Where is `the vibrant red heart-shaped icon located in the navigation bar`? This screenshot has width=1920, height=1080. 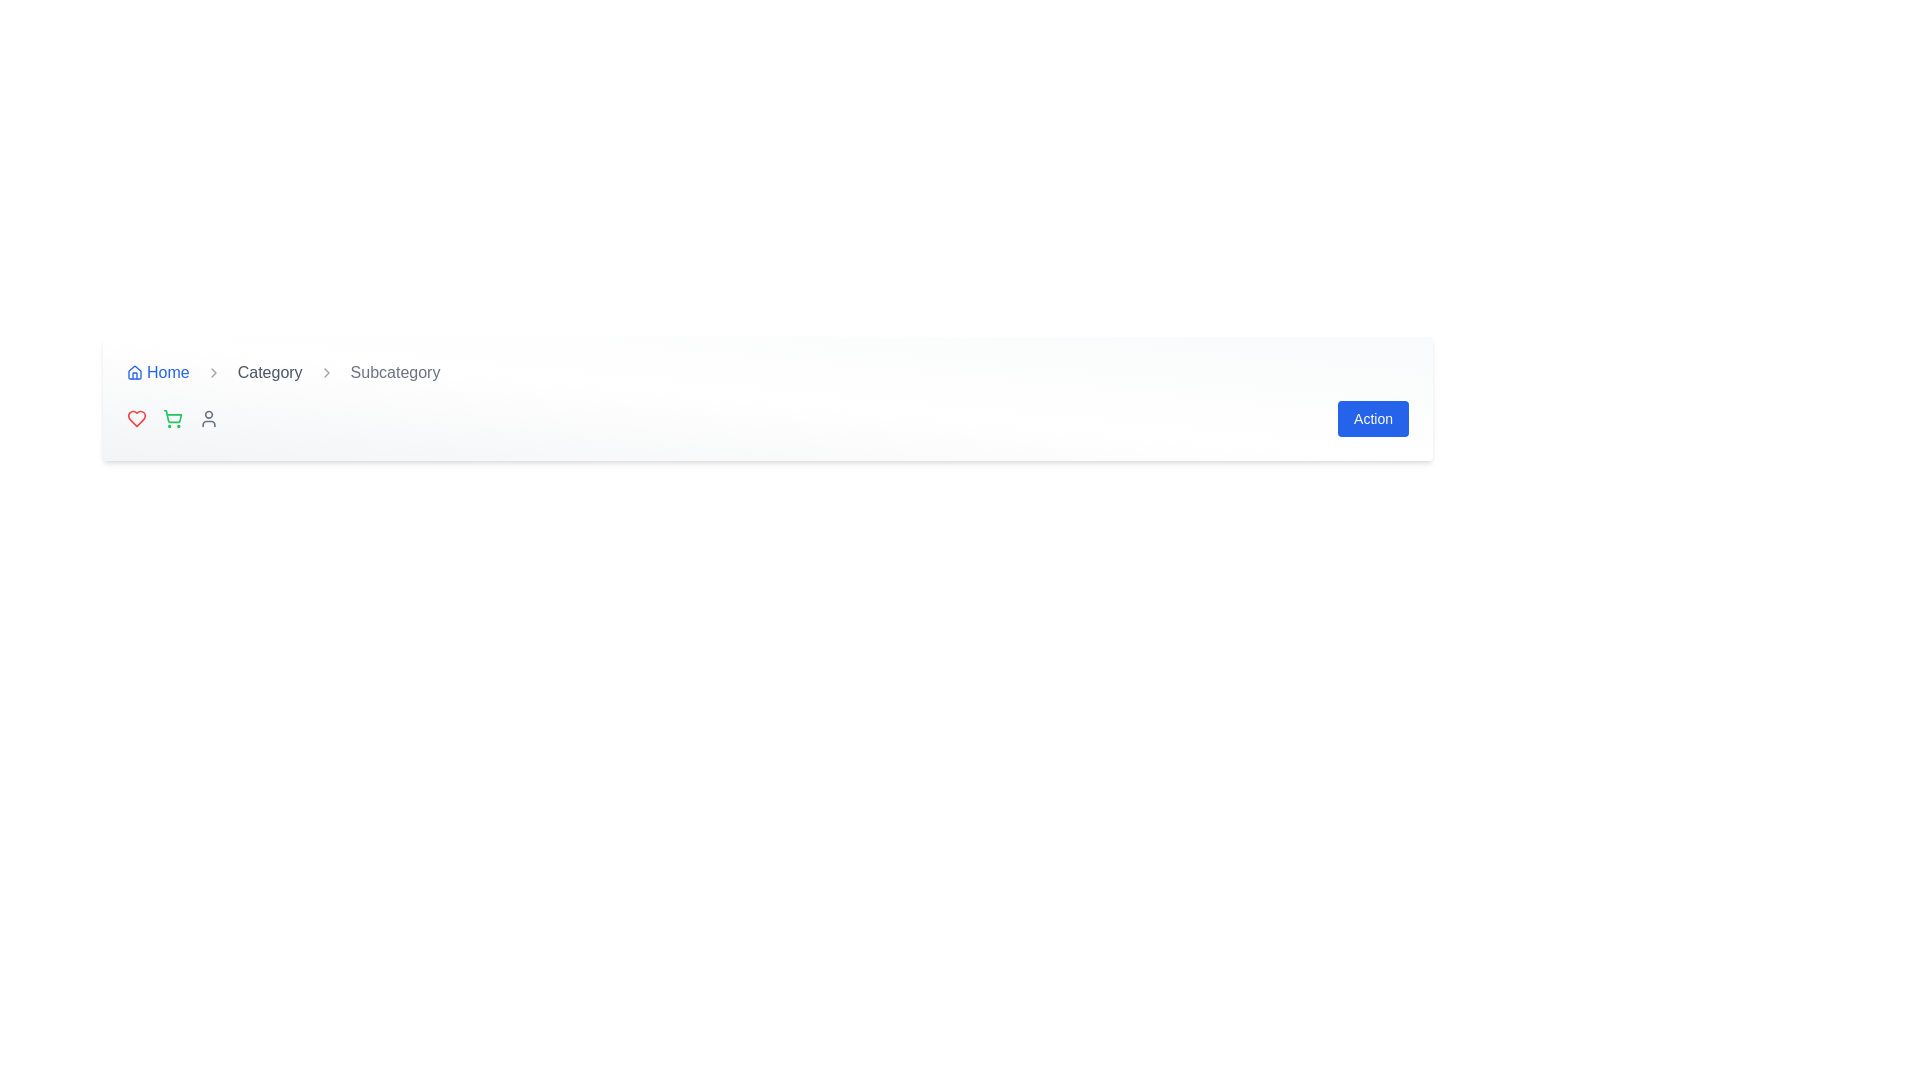
the vibrant red heart-shaped icon located in the navigation bar is located at coordinates (136, 418).